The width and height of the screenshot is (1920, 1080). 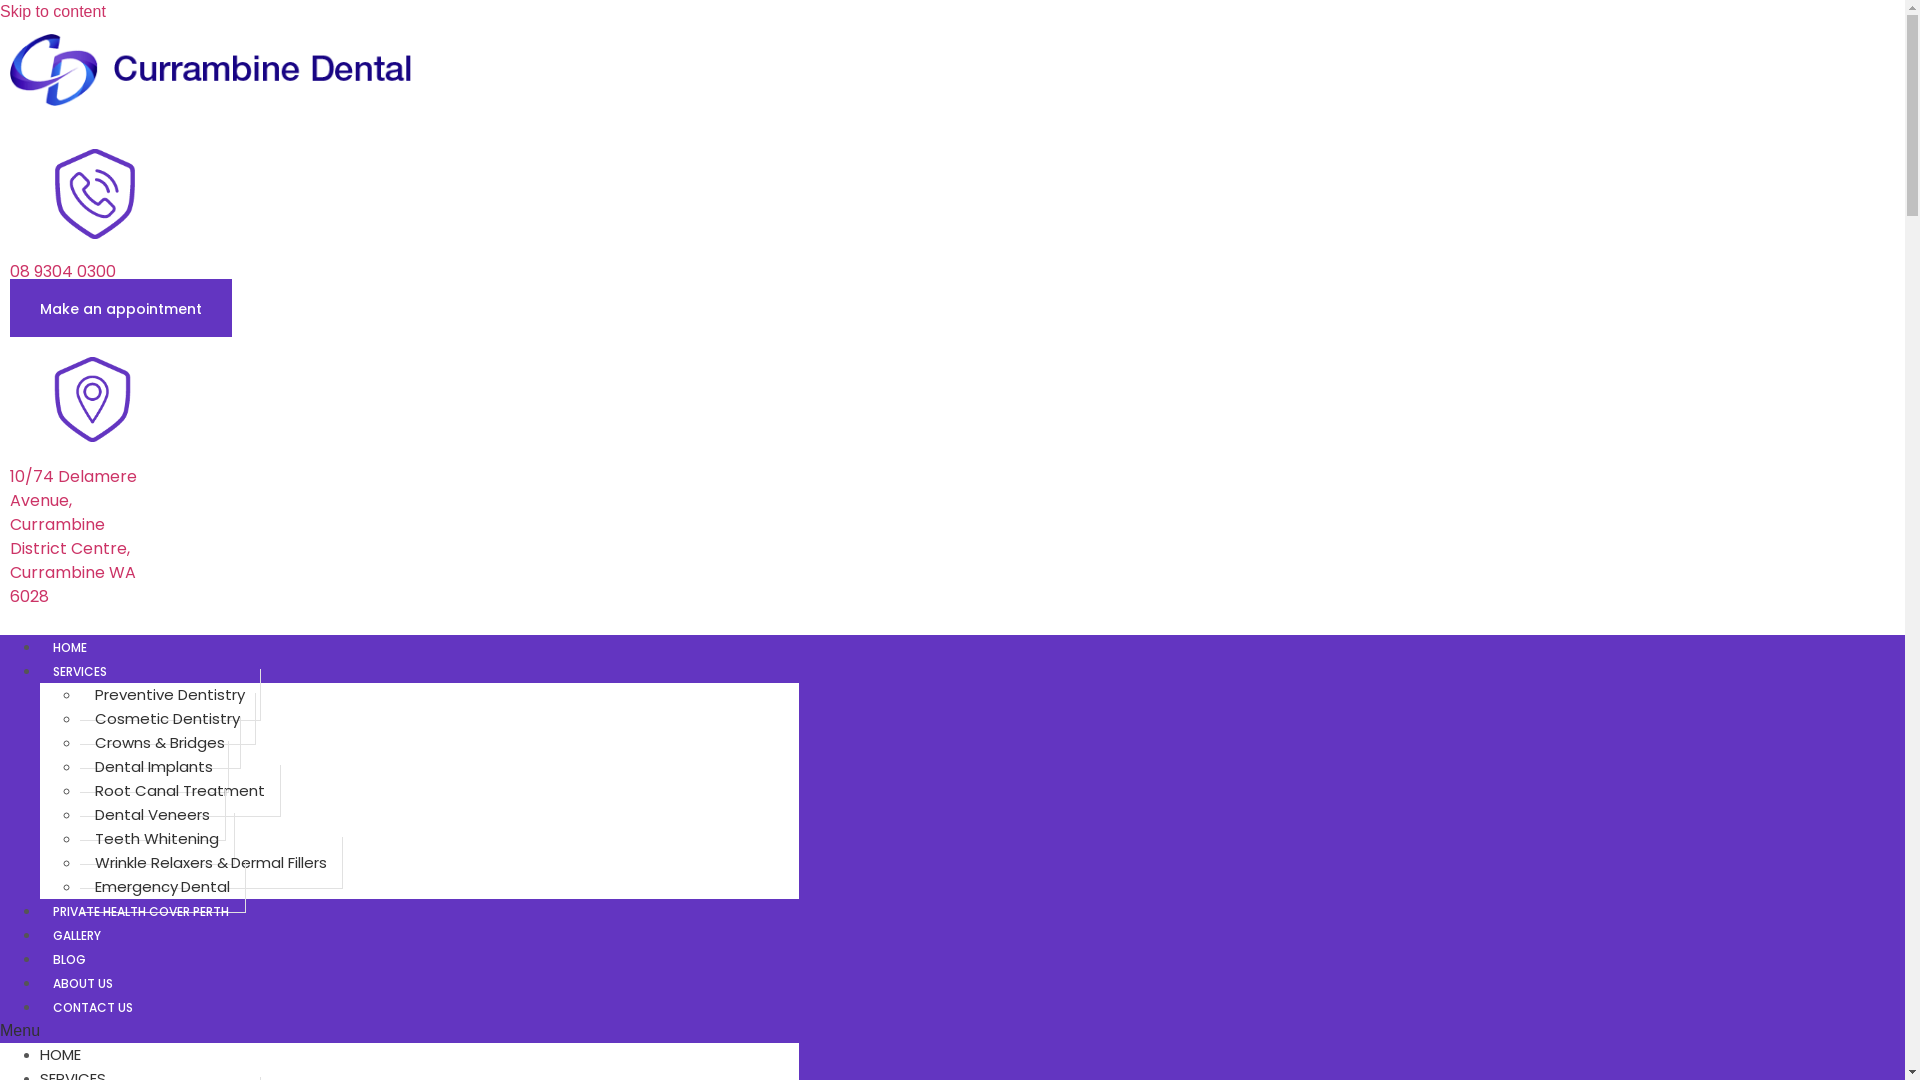 What do you see at coordinates (170, 693) in the screenshot?
I see `'Preventive Dentistry'` at bounding box center [170, 693].